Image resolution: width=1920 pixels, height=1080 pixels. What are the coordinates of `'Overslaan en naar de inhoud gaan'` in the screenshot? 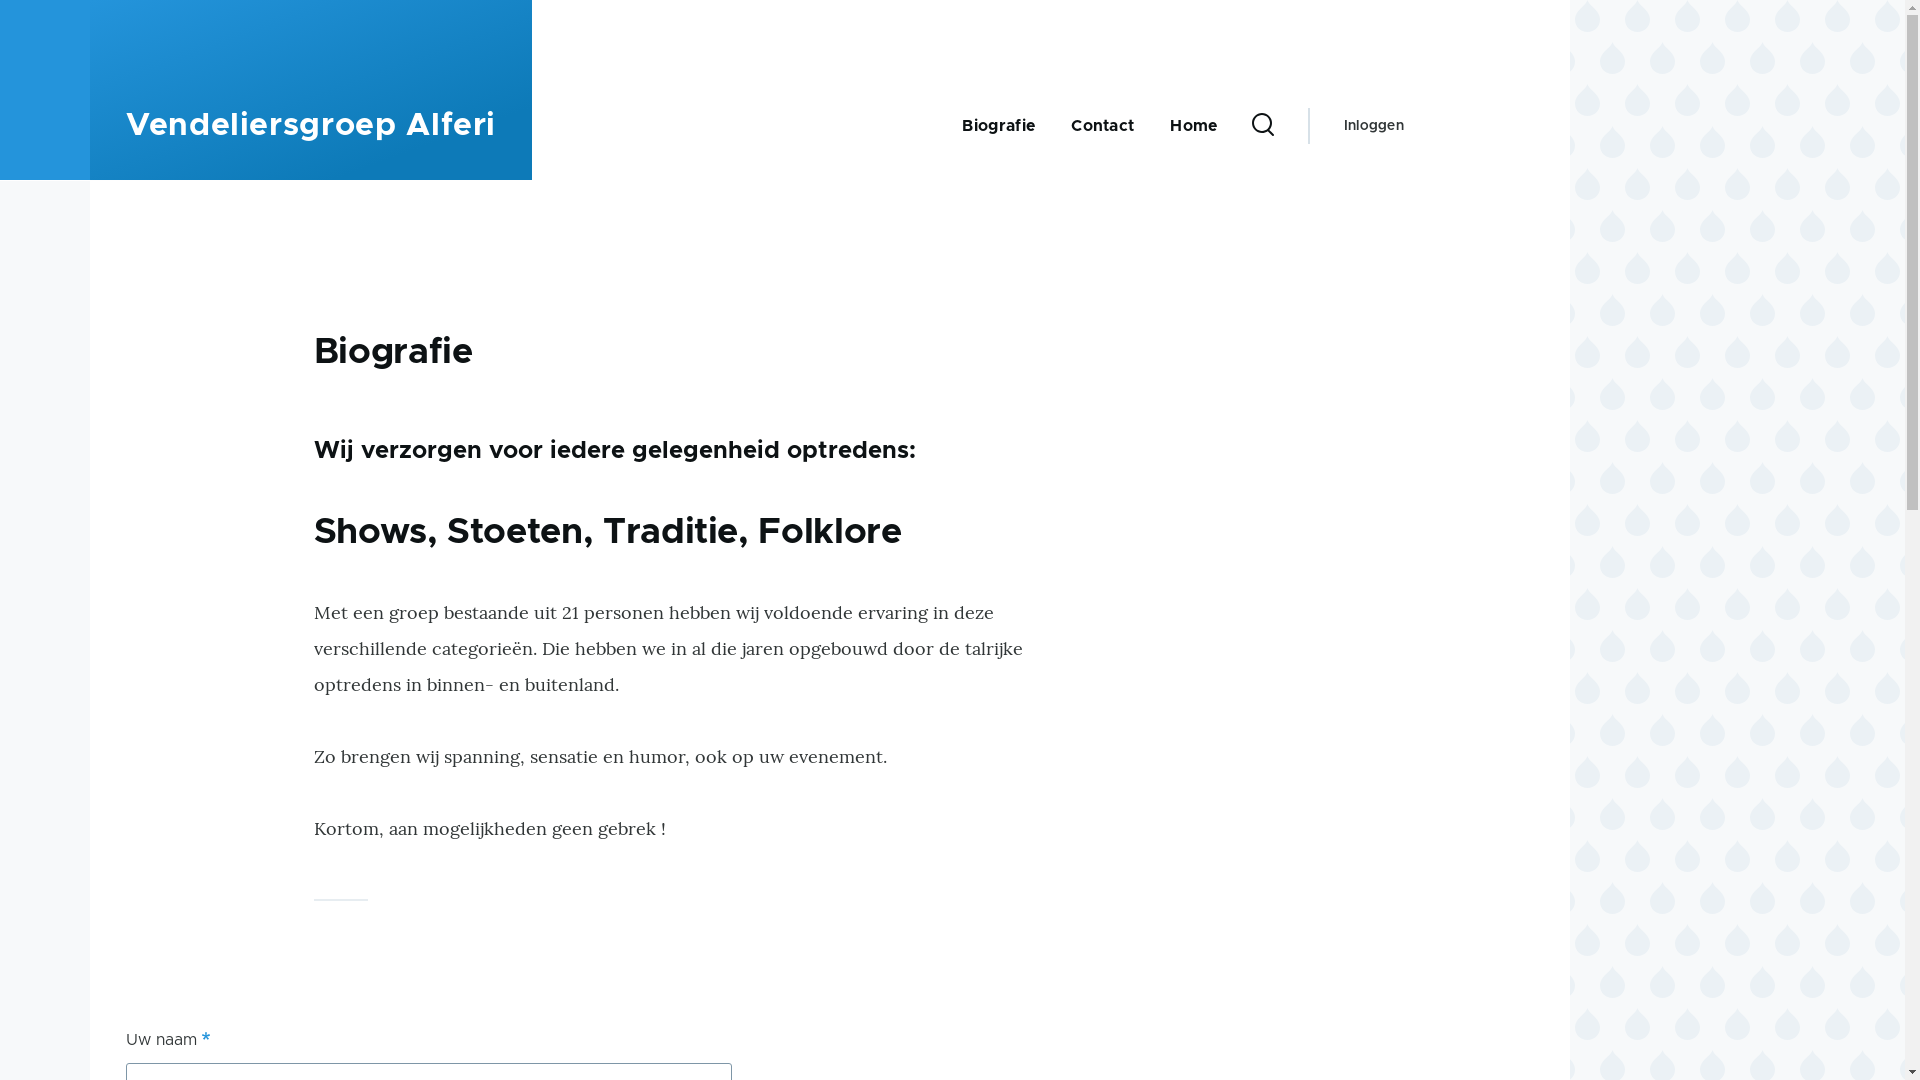 It's located at (784, 8).